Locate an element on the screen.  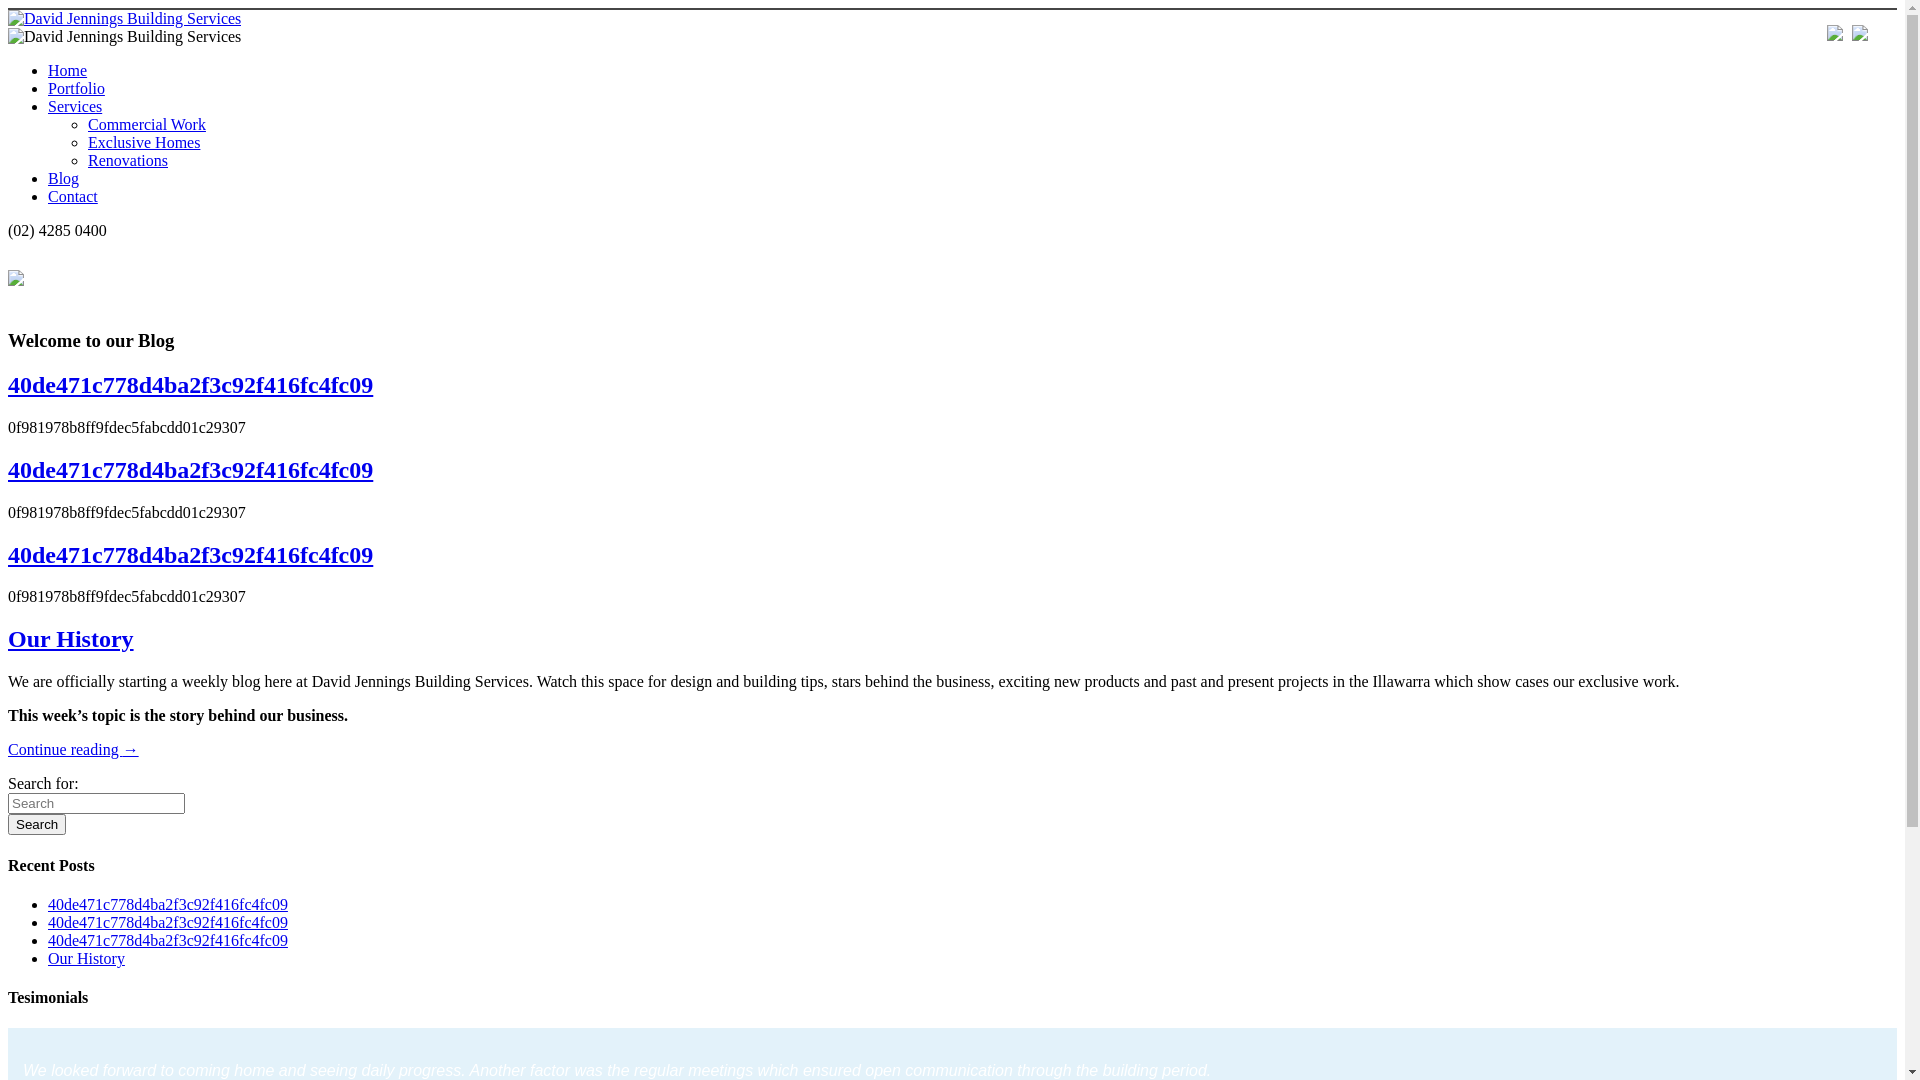
'Services' is located at coordinates (75, 106).